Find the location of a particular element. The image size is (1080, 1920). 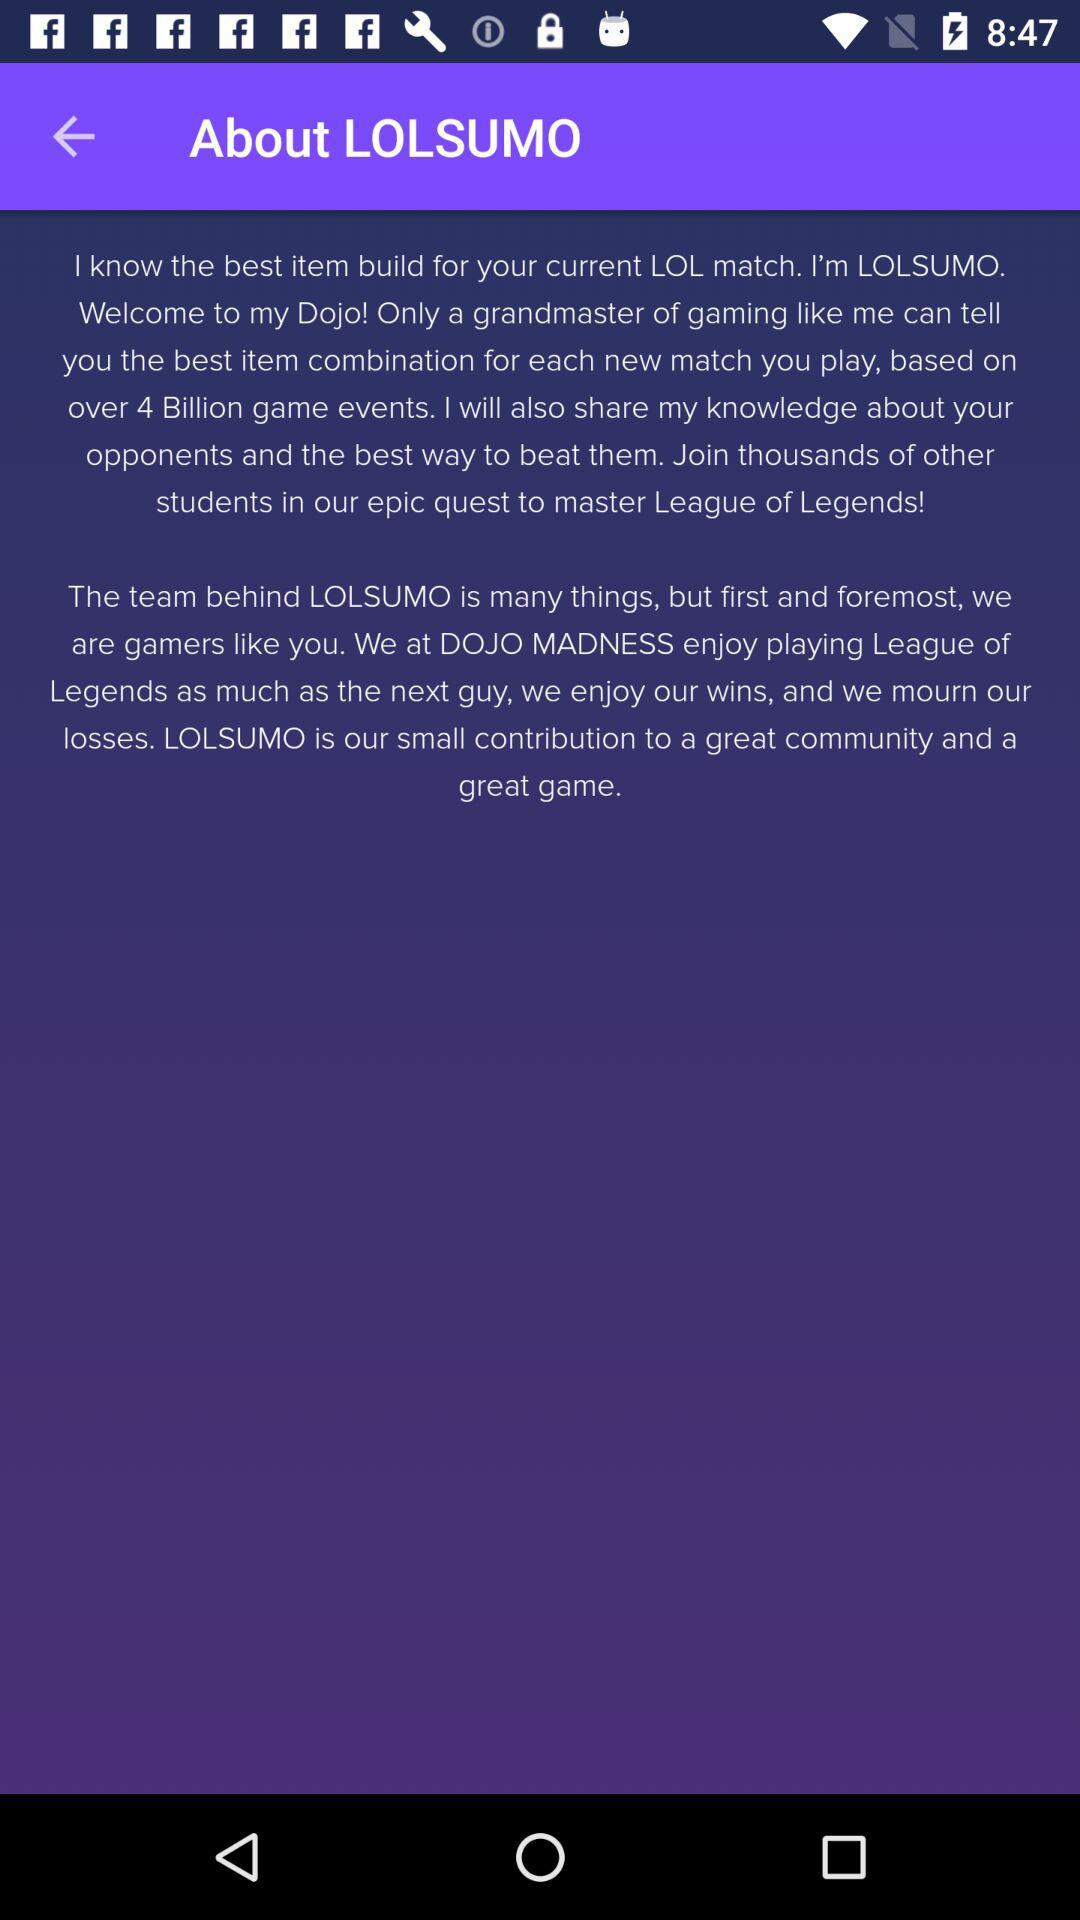

item next to about lolsumo icon is located at coordinates (72, 135).